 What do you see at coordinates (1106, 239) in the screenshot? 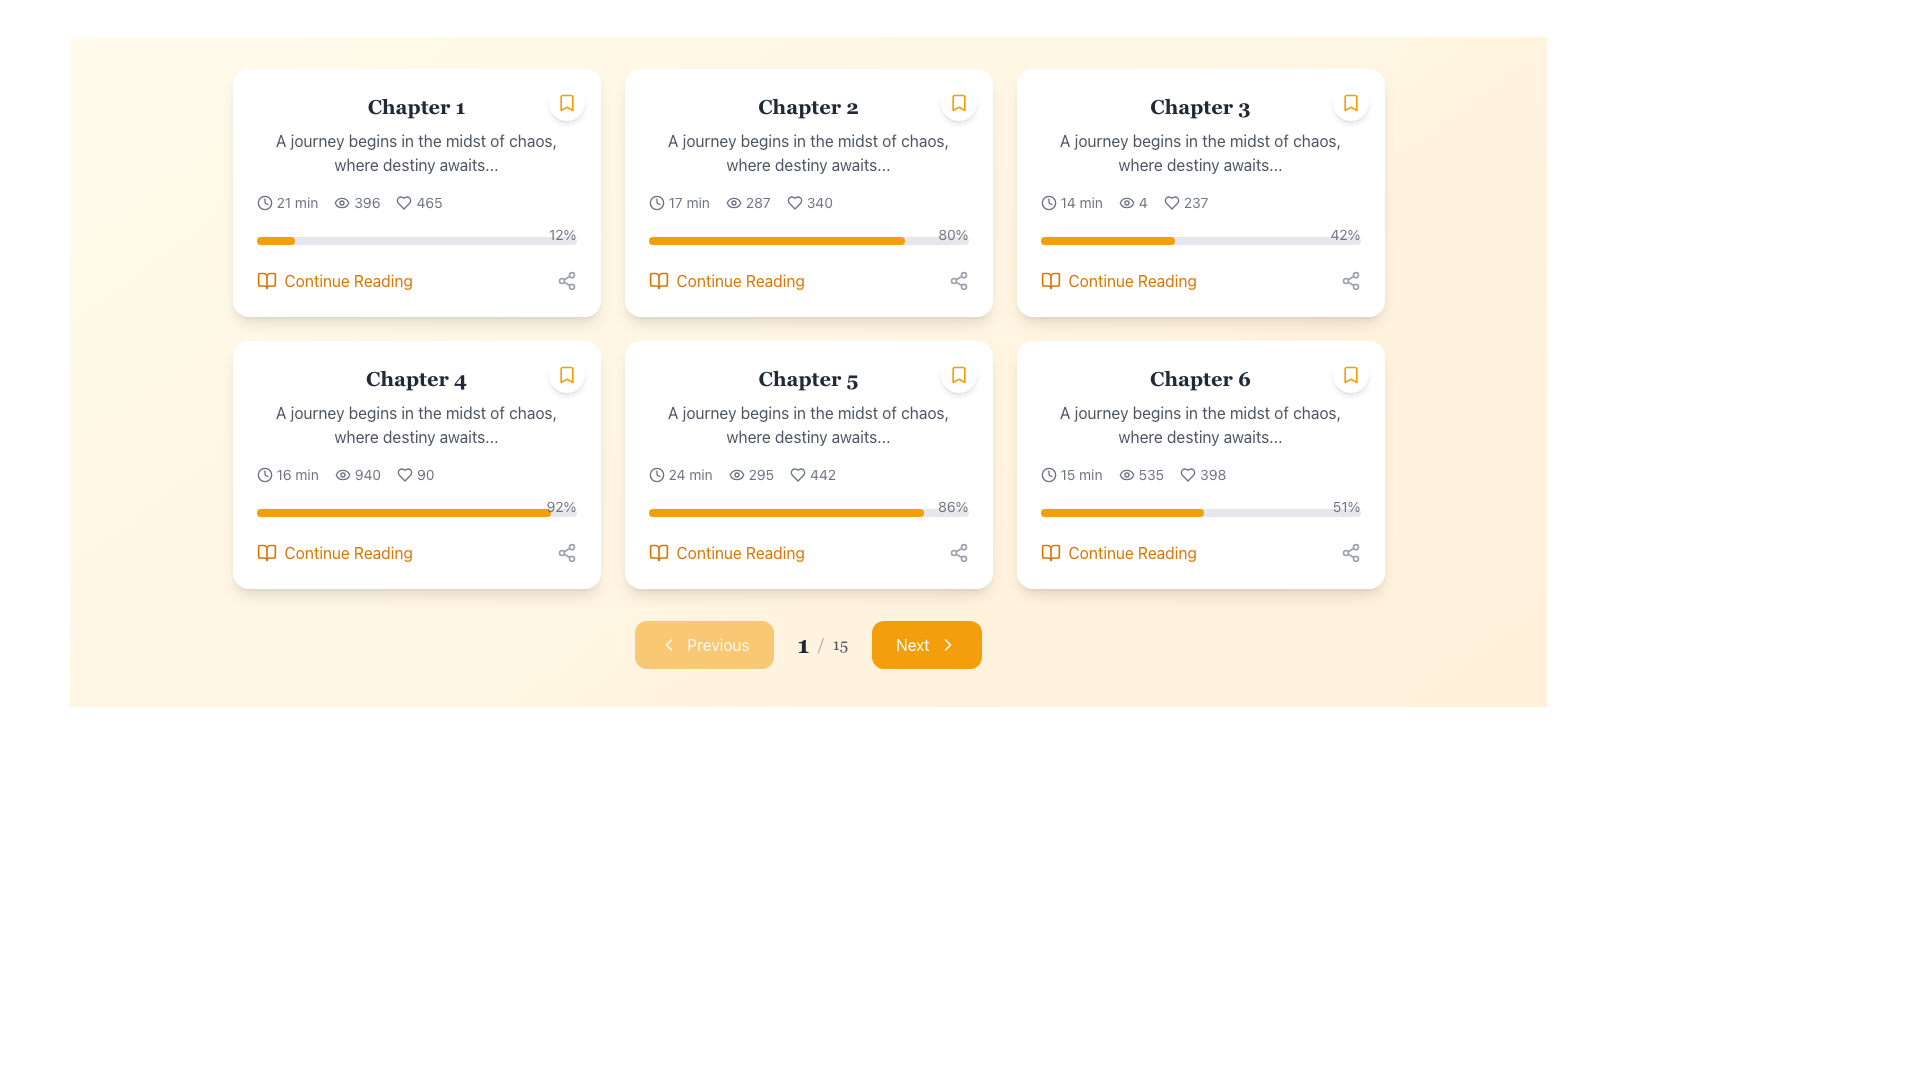
I see `the progress indicator, which visually represents the completion percentage of a task and is located in the third card of the first row within a grid layout` at bounding box center [1106, 239].